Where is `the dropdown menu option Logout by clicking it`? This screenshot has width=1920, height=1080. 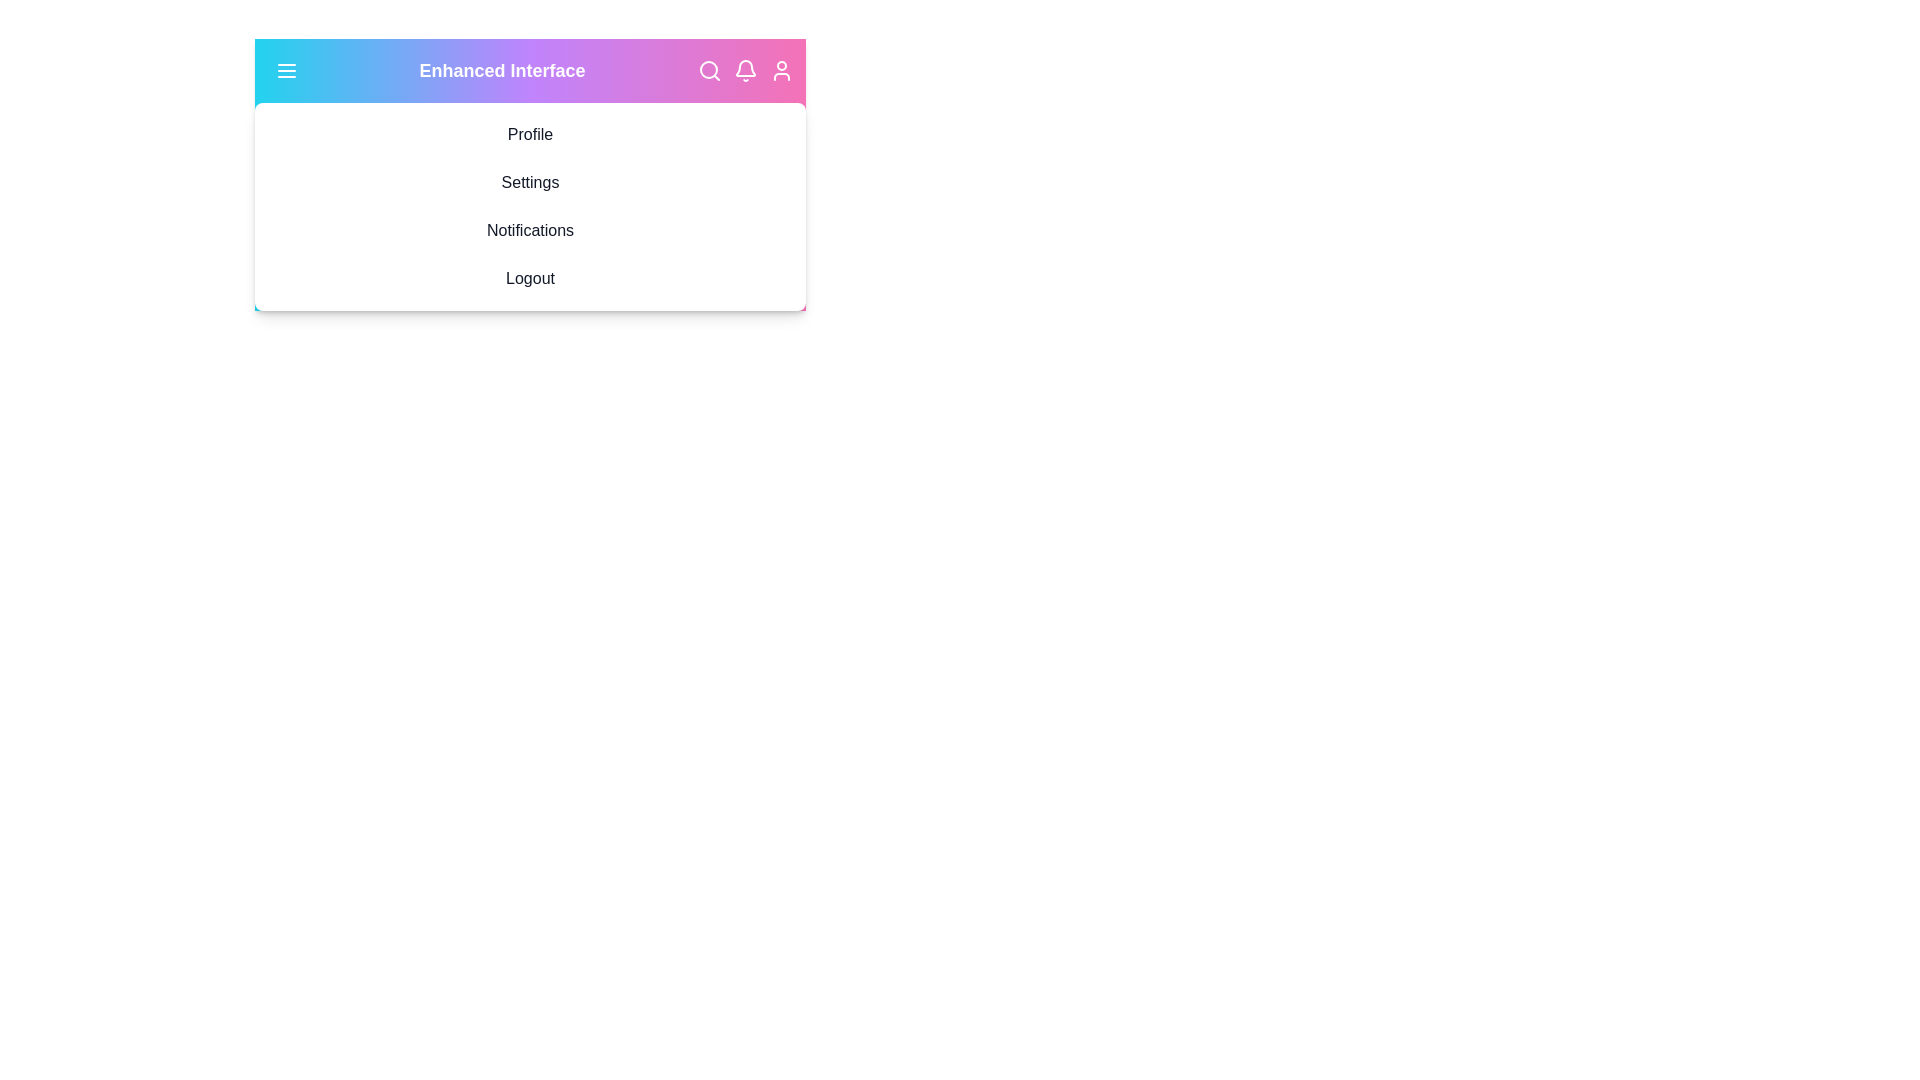 the dropdown menu option Logout by clicking it is located at coordinates (530, 278).